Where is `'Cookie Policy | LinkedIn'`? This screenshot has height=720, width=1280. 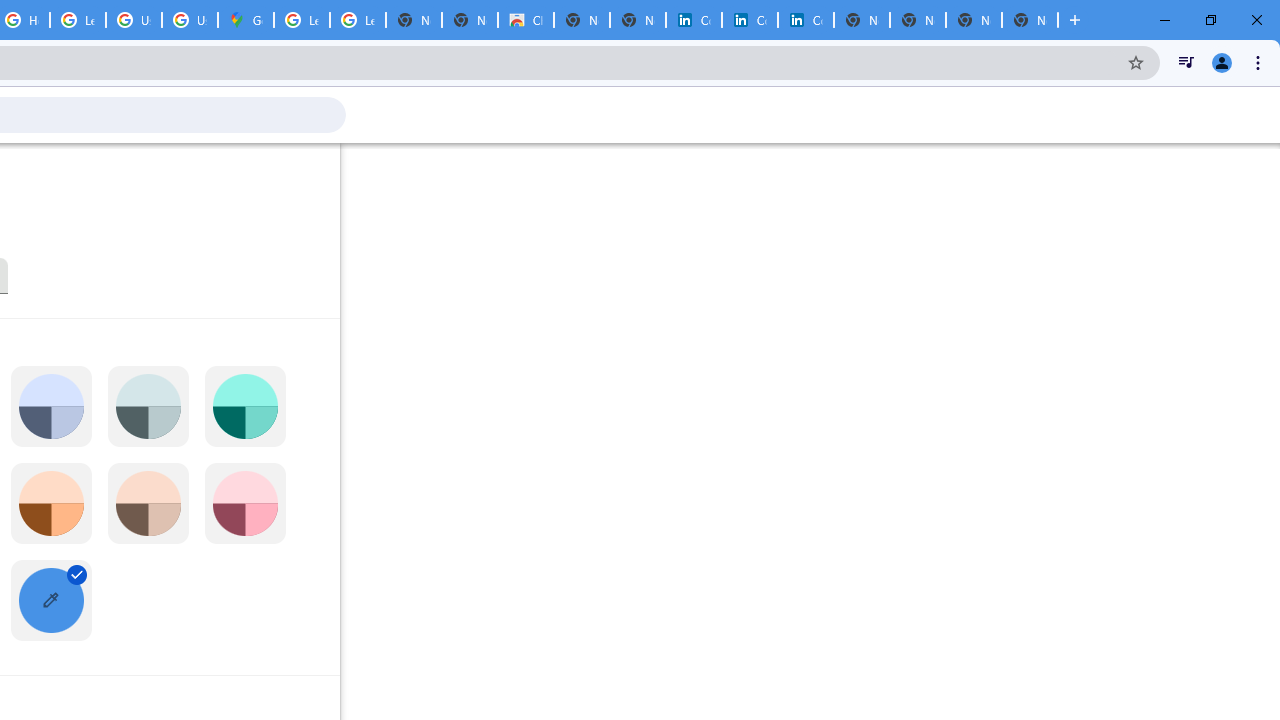
'Cookie Policy | LinkedIn' is located at coordinates (693, 20).